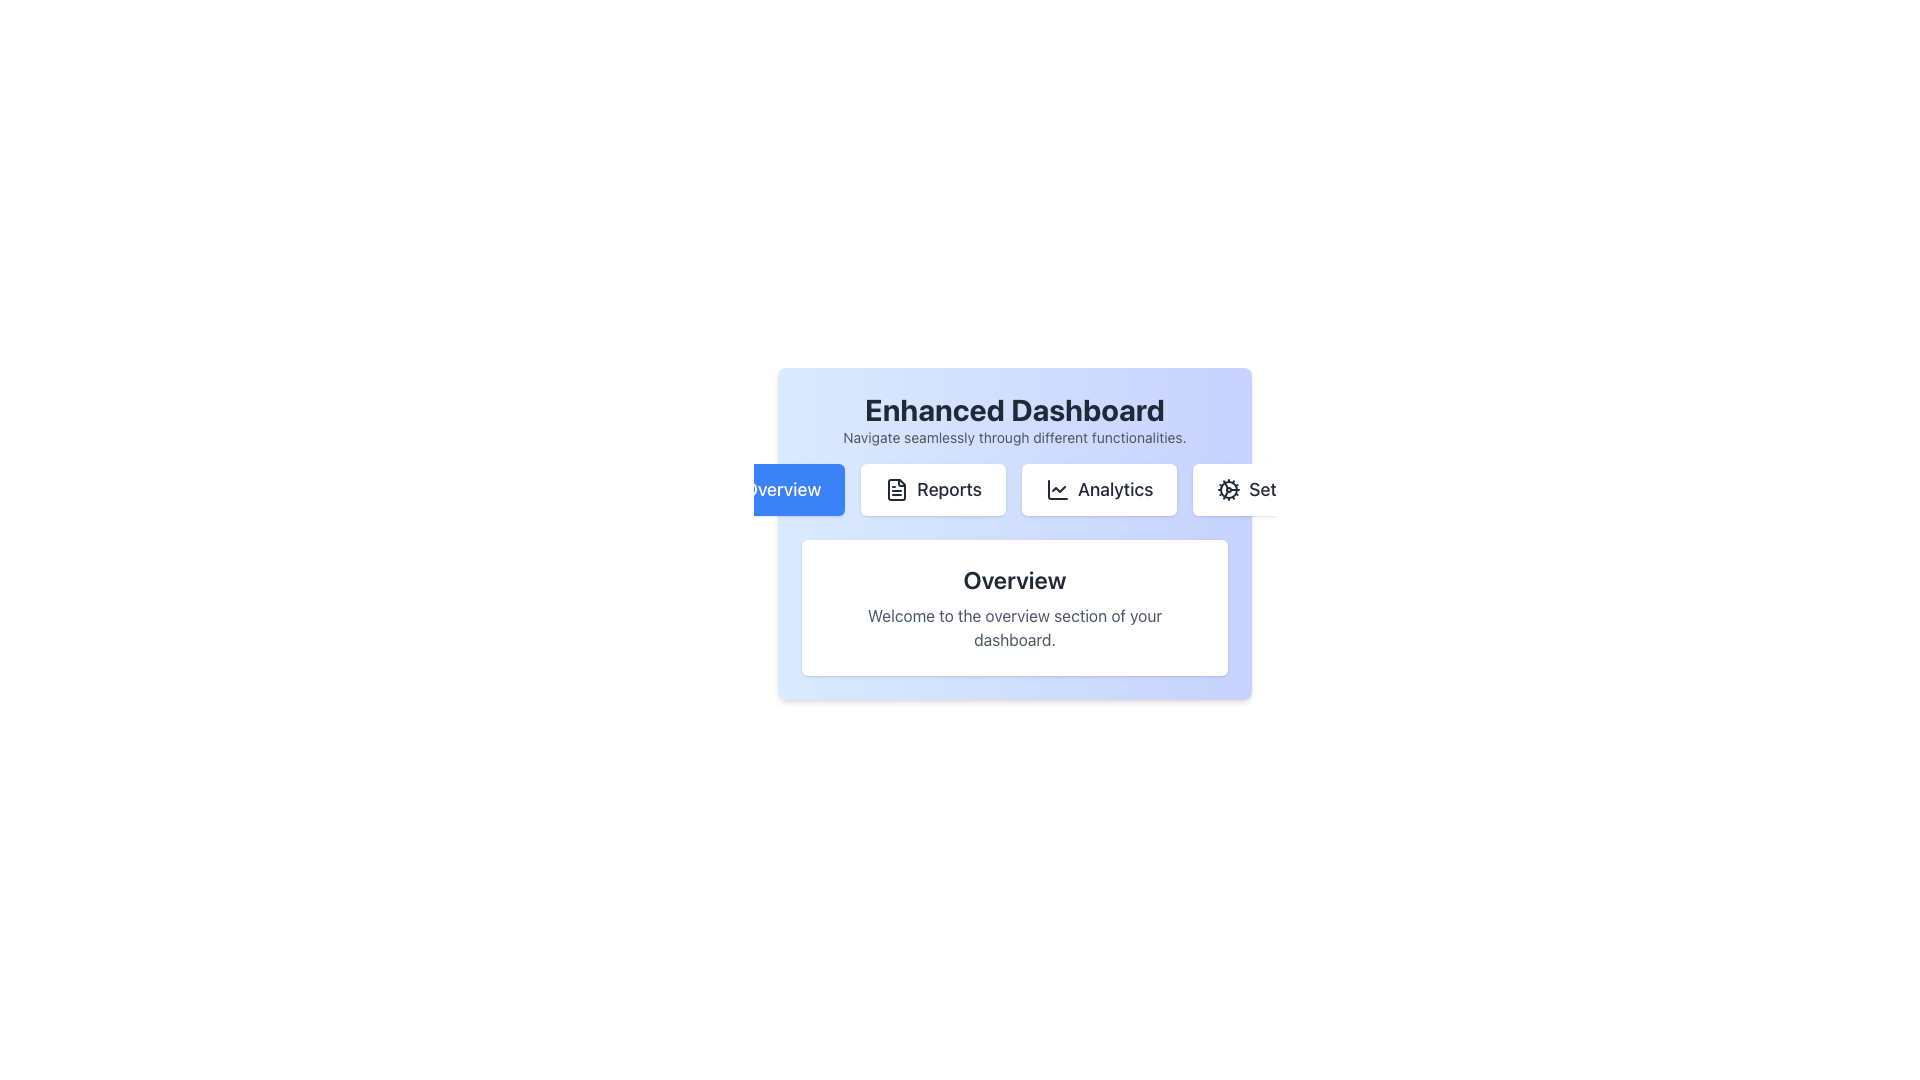 The width and height of the screenshot is (1920, 1080). I want to click on the static informational text block at the top-center of the dashboard, which contains the header and subtitle, so click(1014, 419).